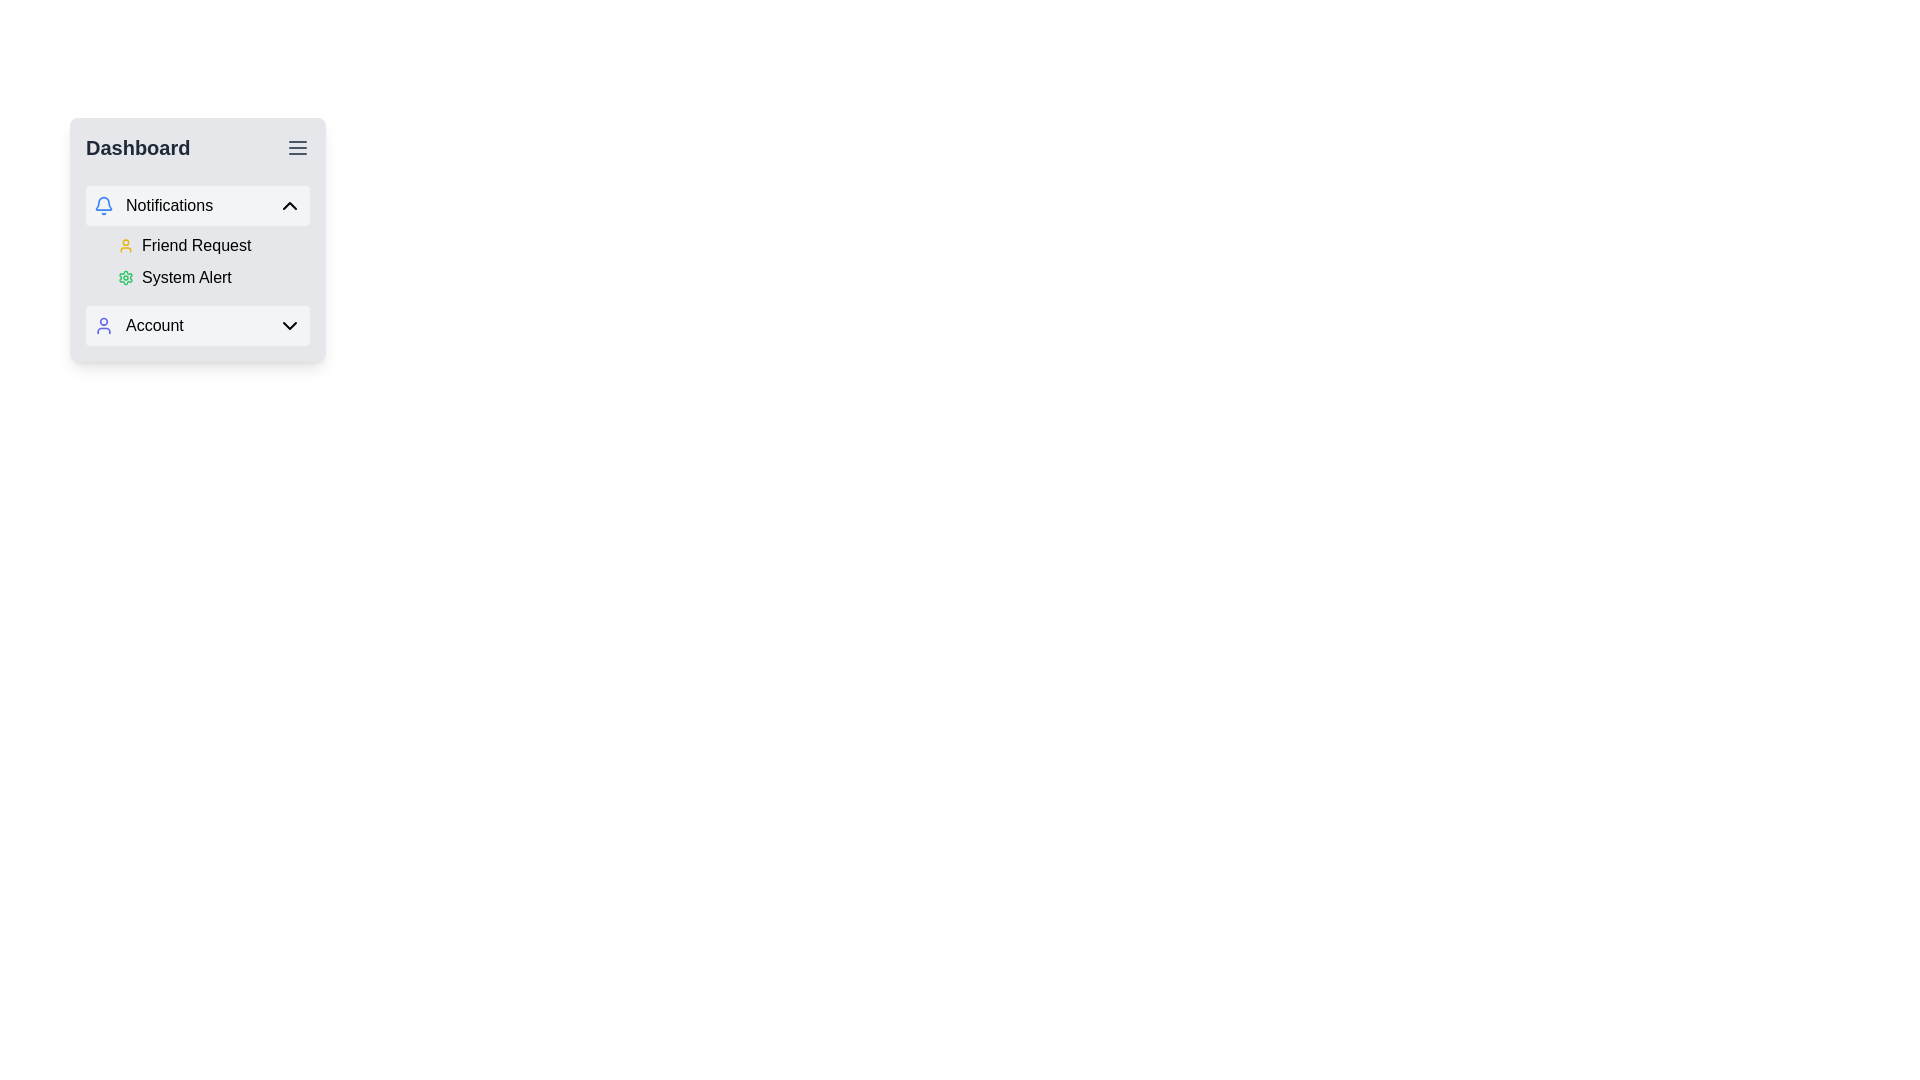 The height and width of the screenshot is (1080, 1920). Describe the element at coordinates (197, 265) in the screenshot. I see `the Menu section with notification items under the 'Notifications' header` at that location.